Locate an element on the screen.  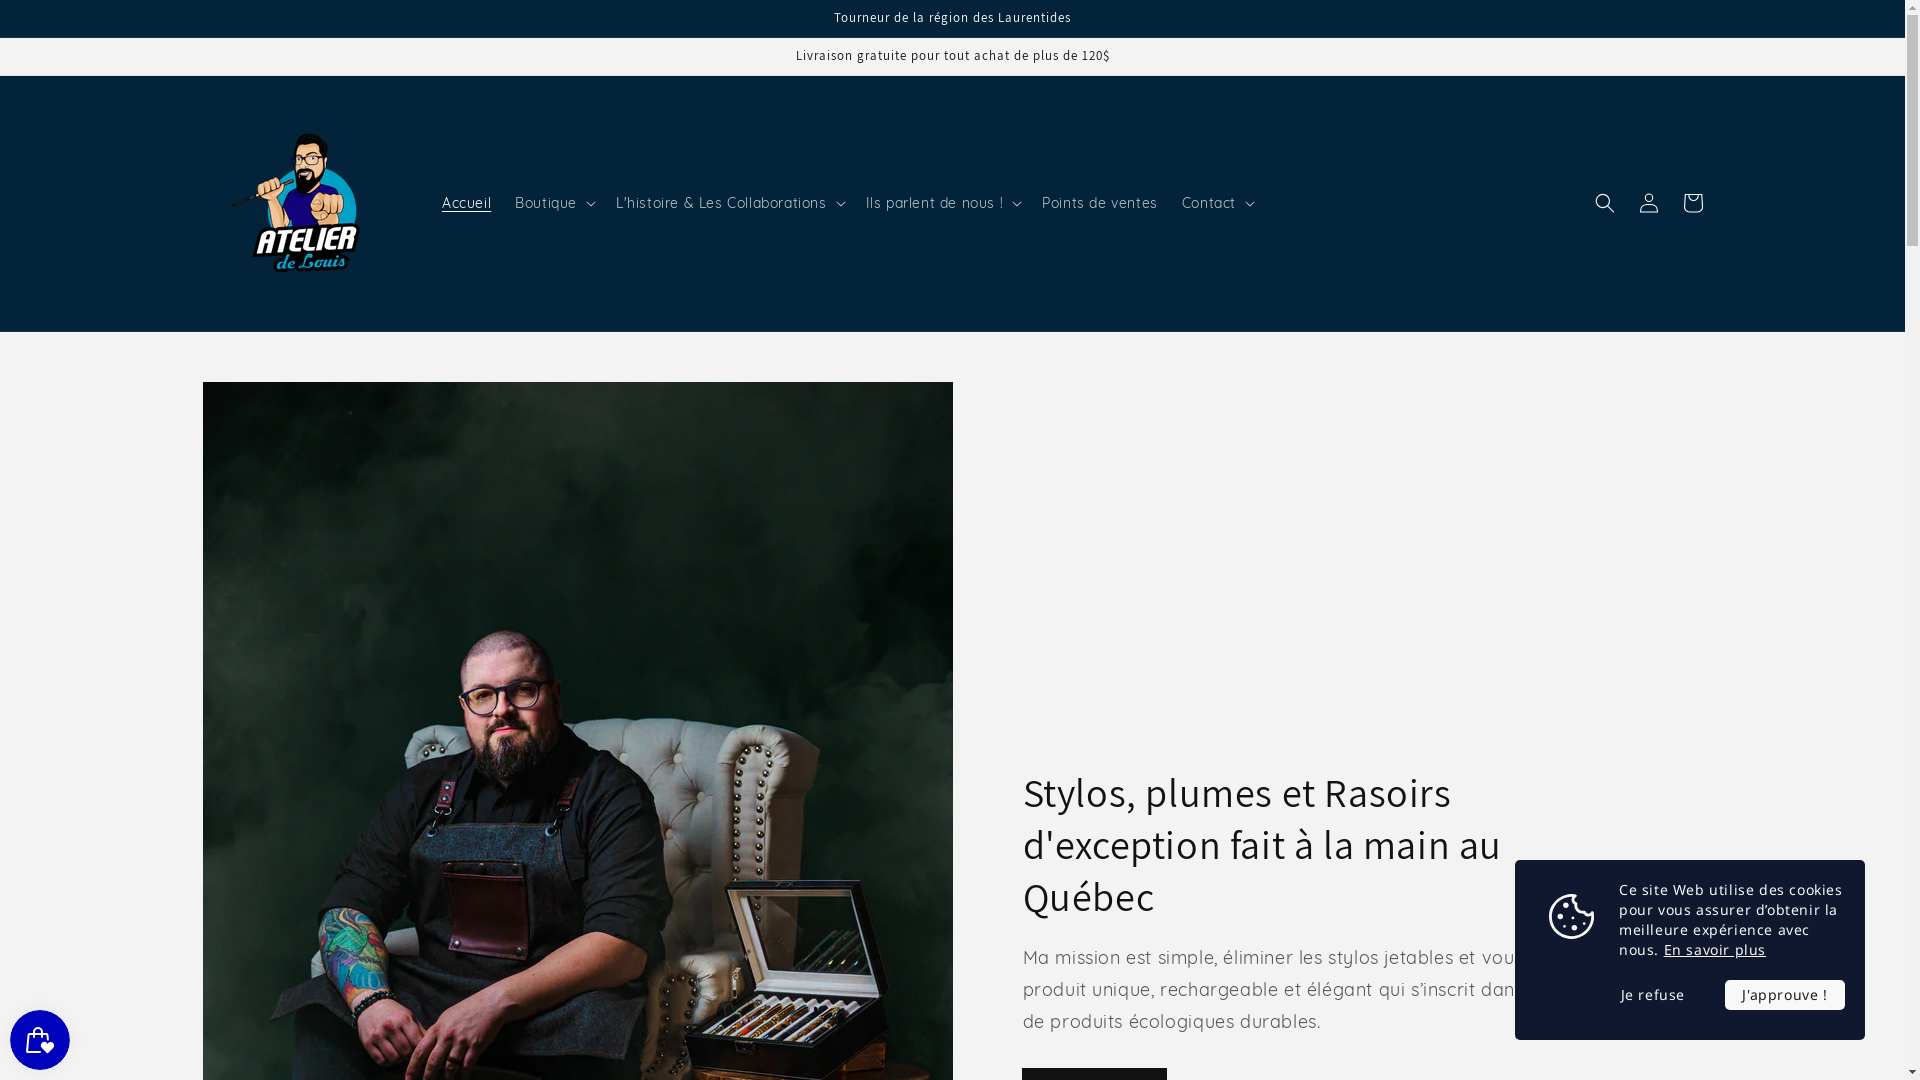
'Connexion' is located at coordinates (1647, 203).